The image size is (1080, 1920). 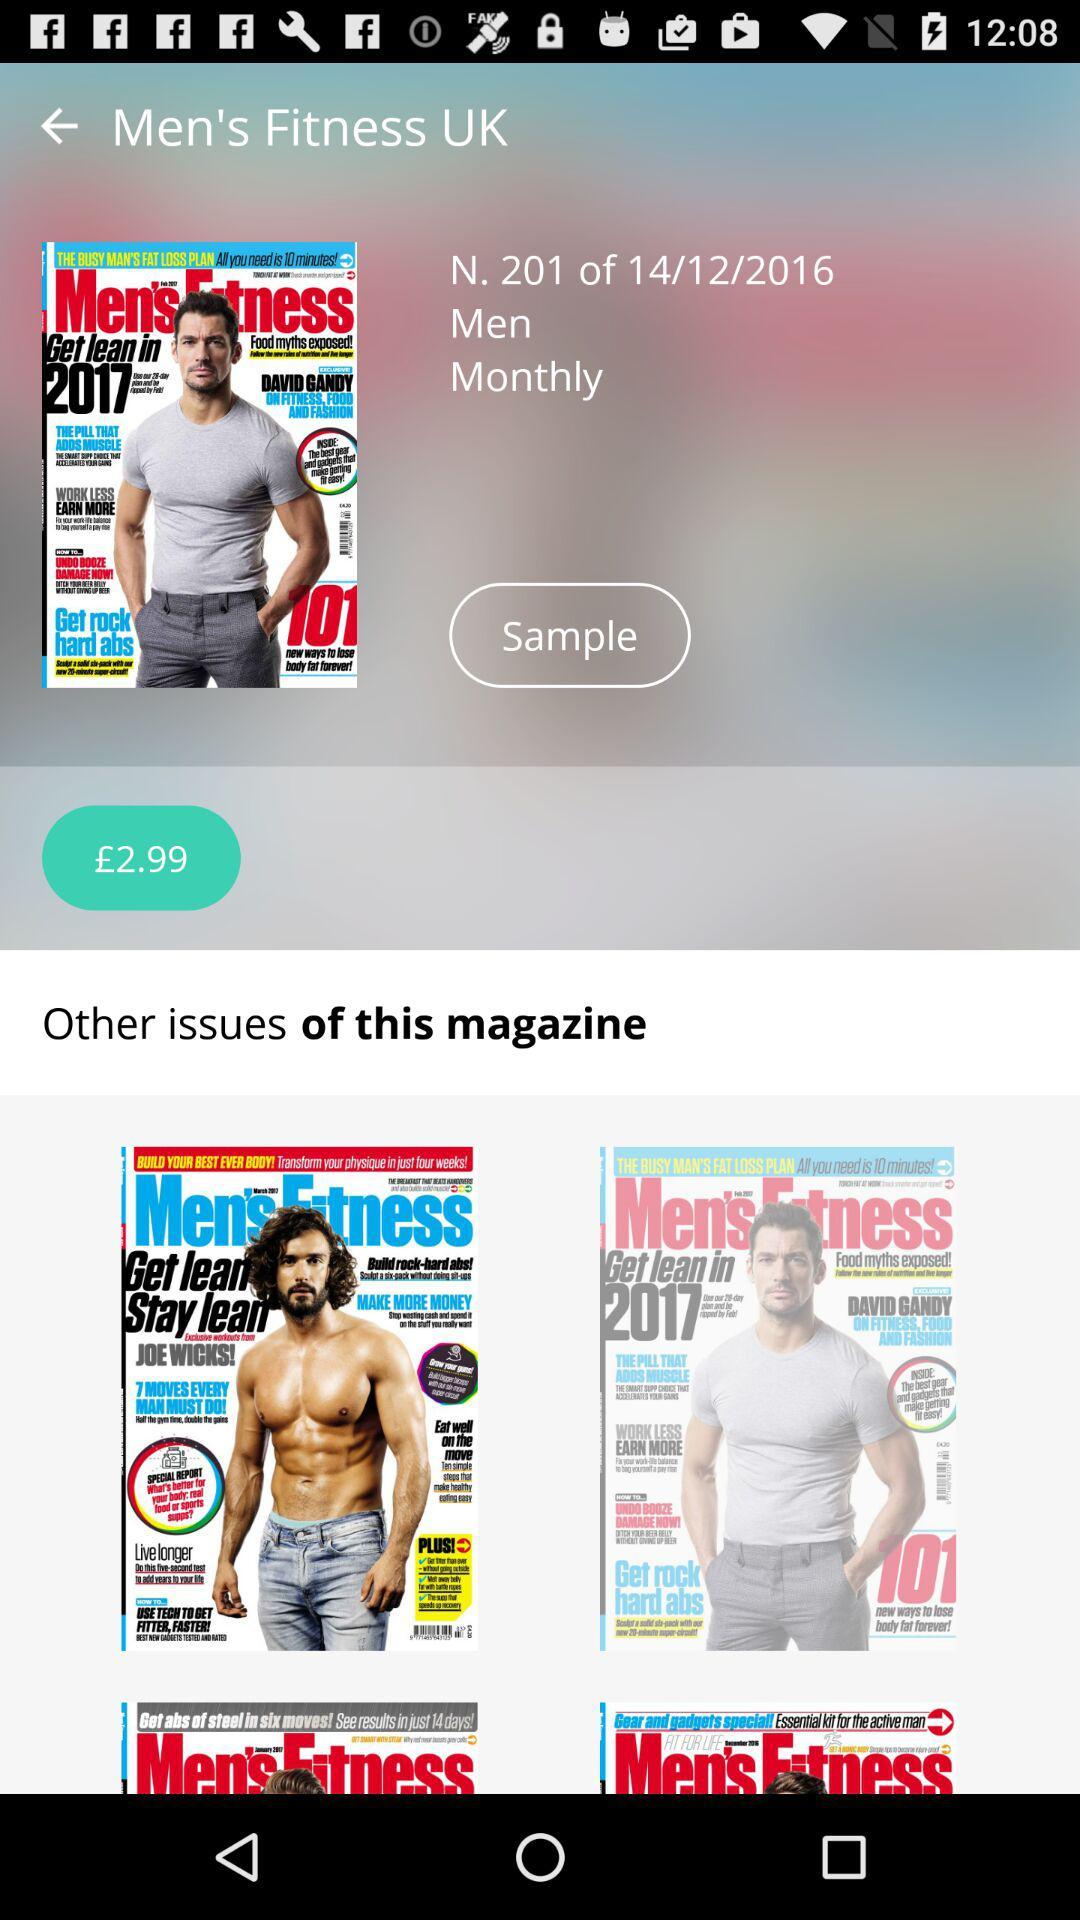 What do you see at coordinates (300, 1747) in the screenshot?
I see `tap for different issue` at bounding box center [300, 1747].